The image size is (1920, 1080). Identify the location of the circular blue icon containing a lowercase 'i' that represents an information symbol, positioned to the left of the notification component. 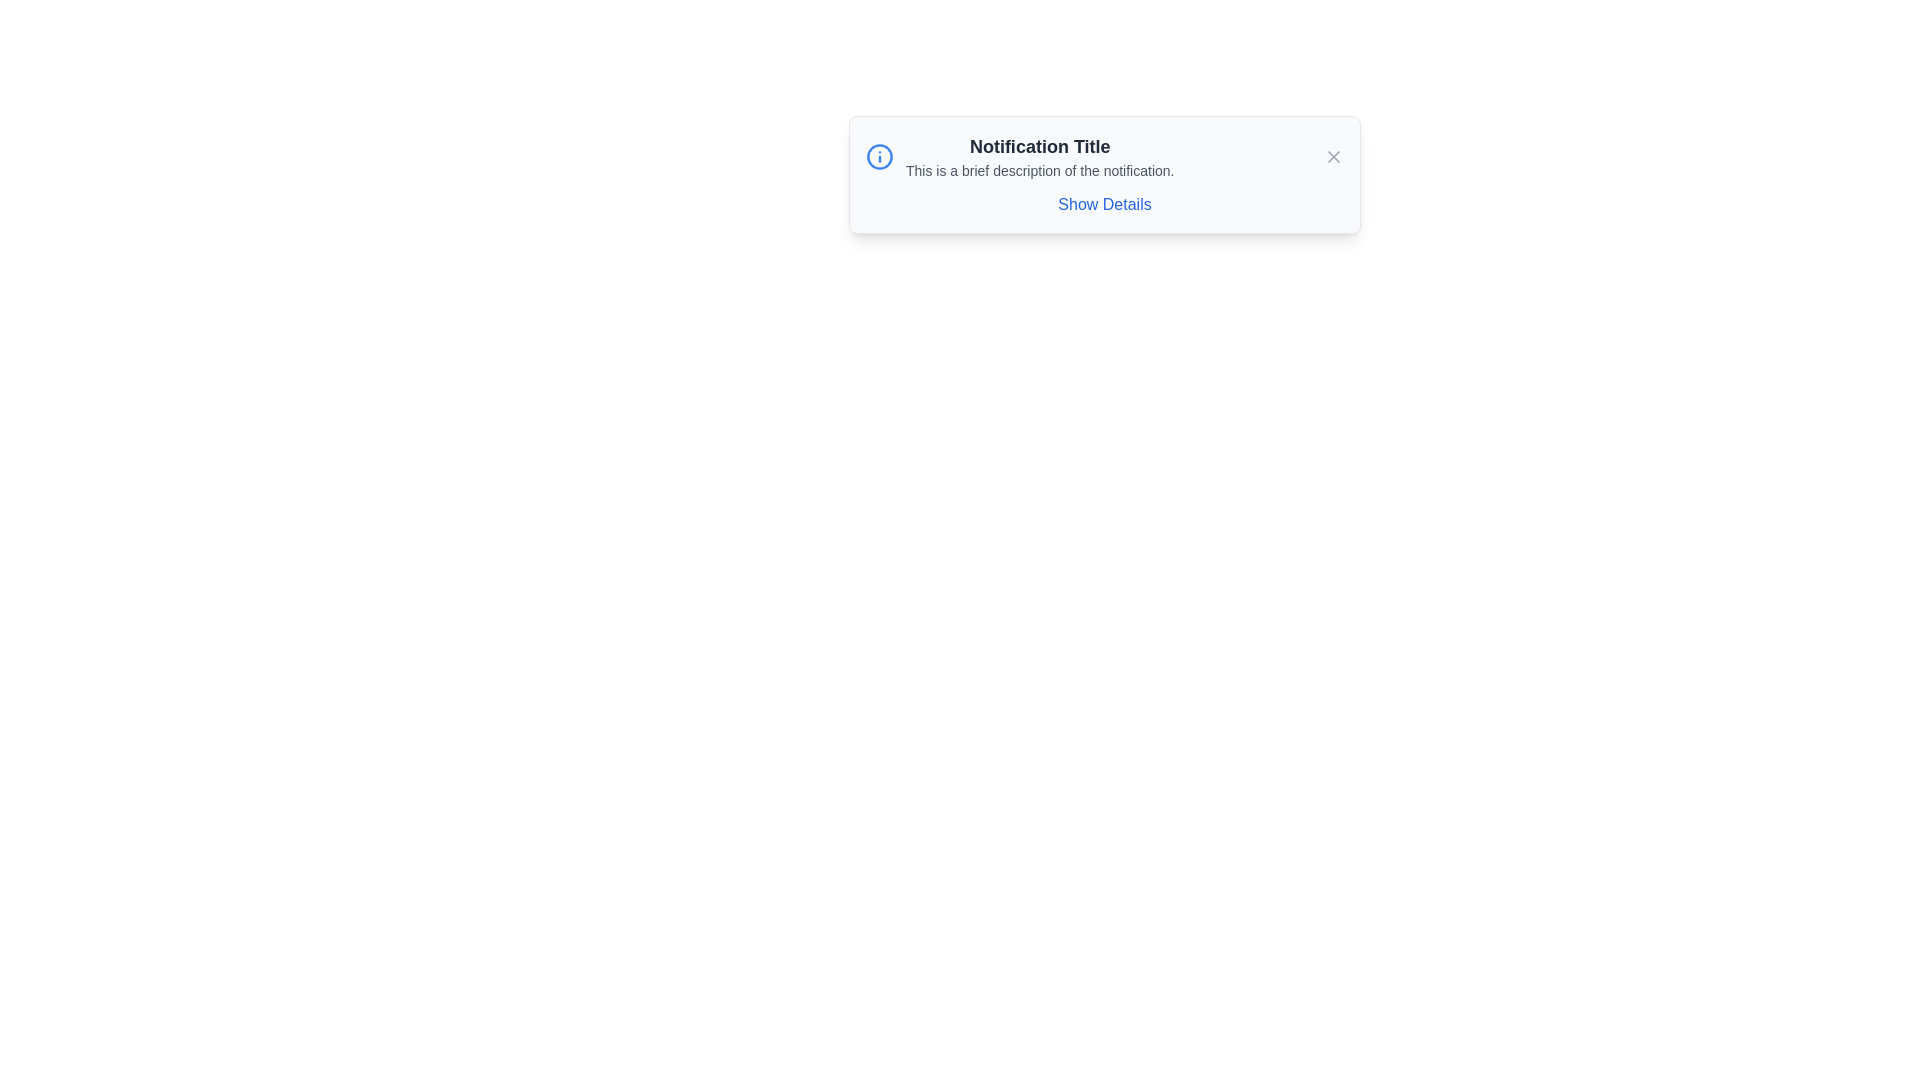
(879, 156).